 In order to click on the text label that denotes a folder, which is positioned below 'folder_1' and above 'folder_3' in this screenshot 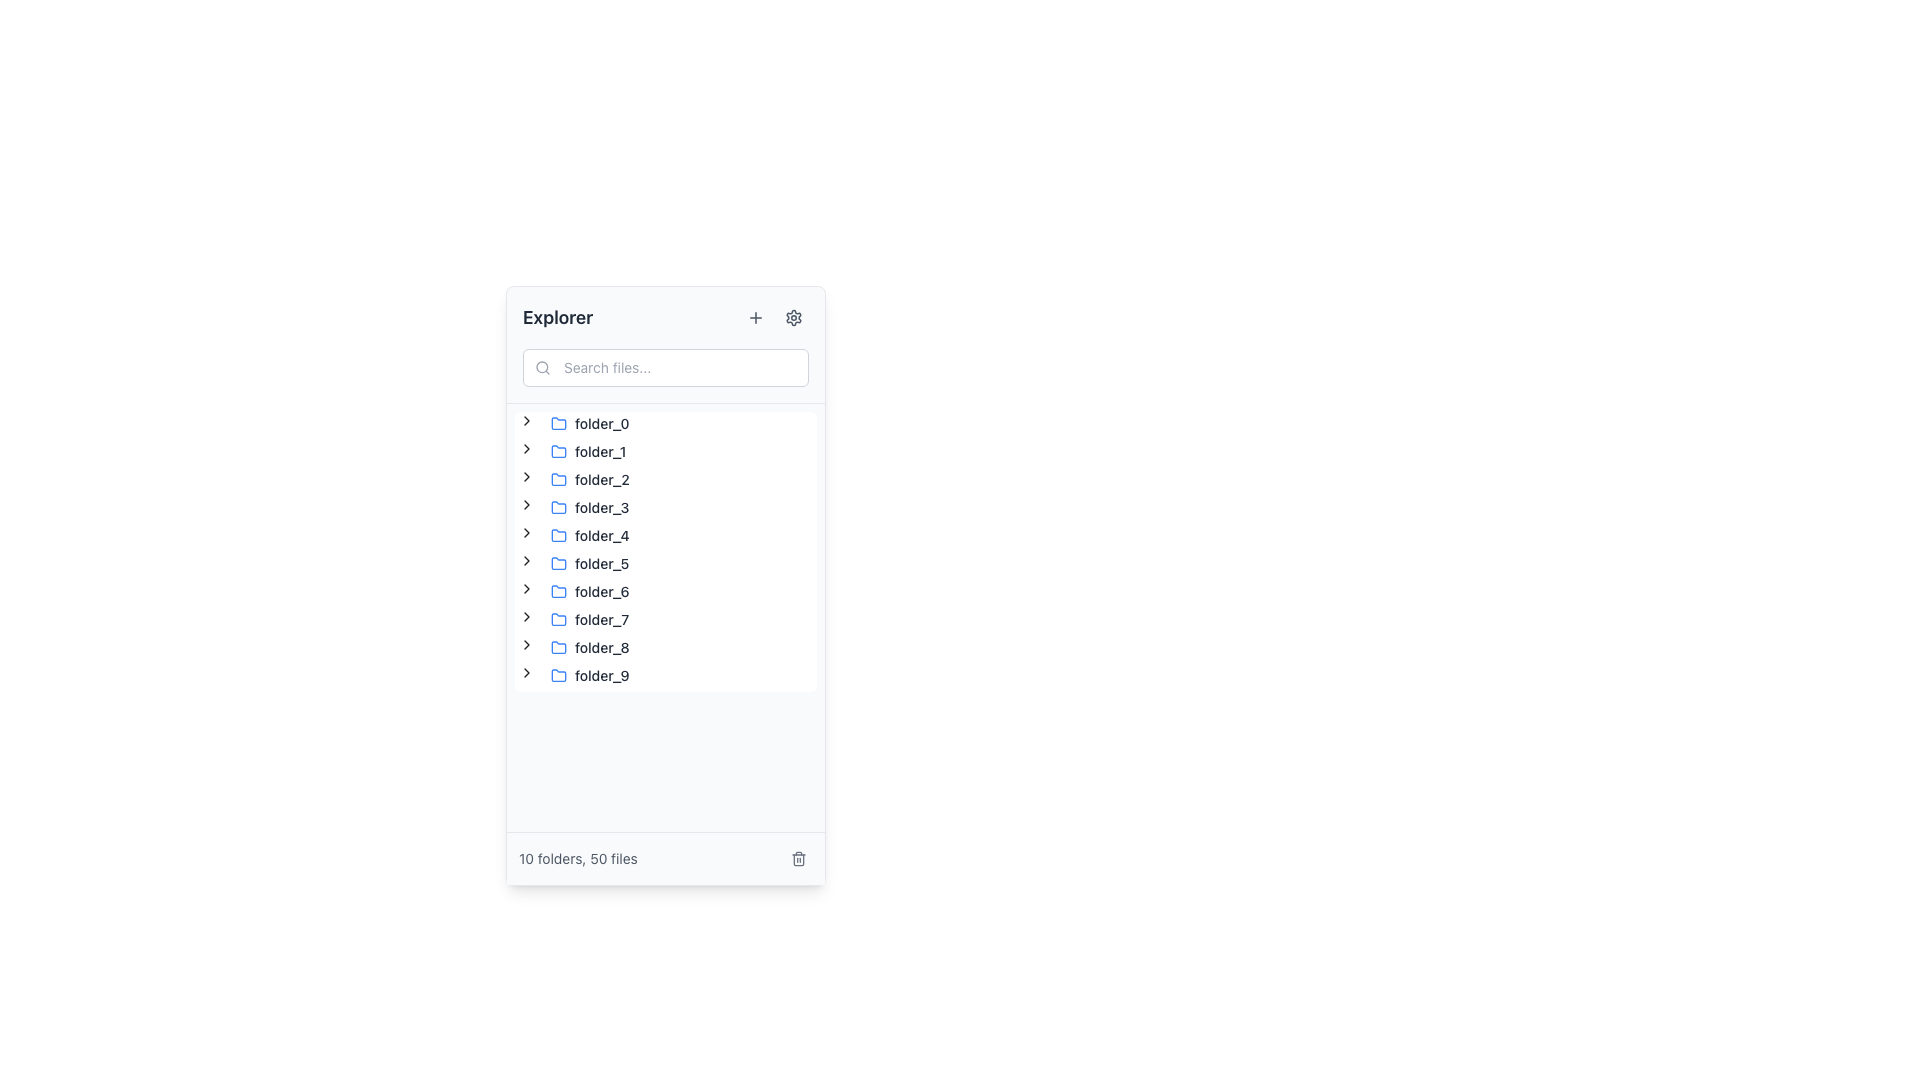, I will do `click(601, 479)`.